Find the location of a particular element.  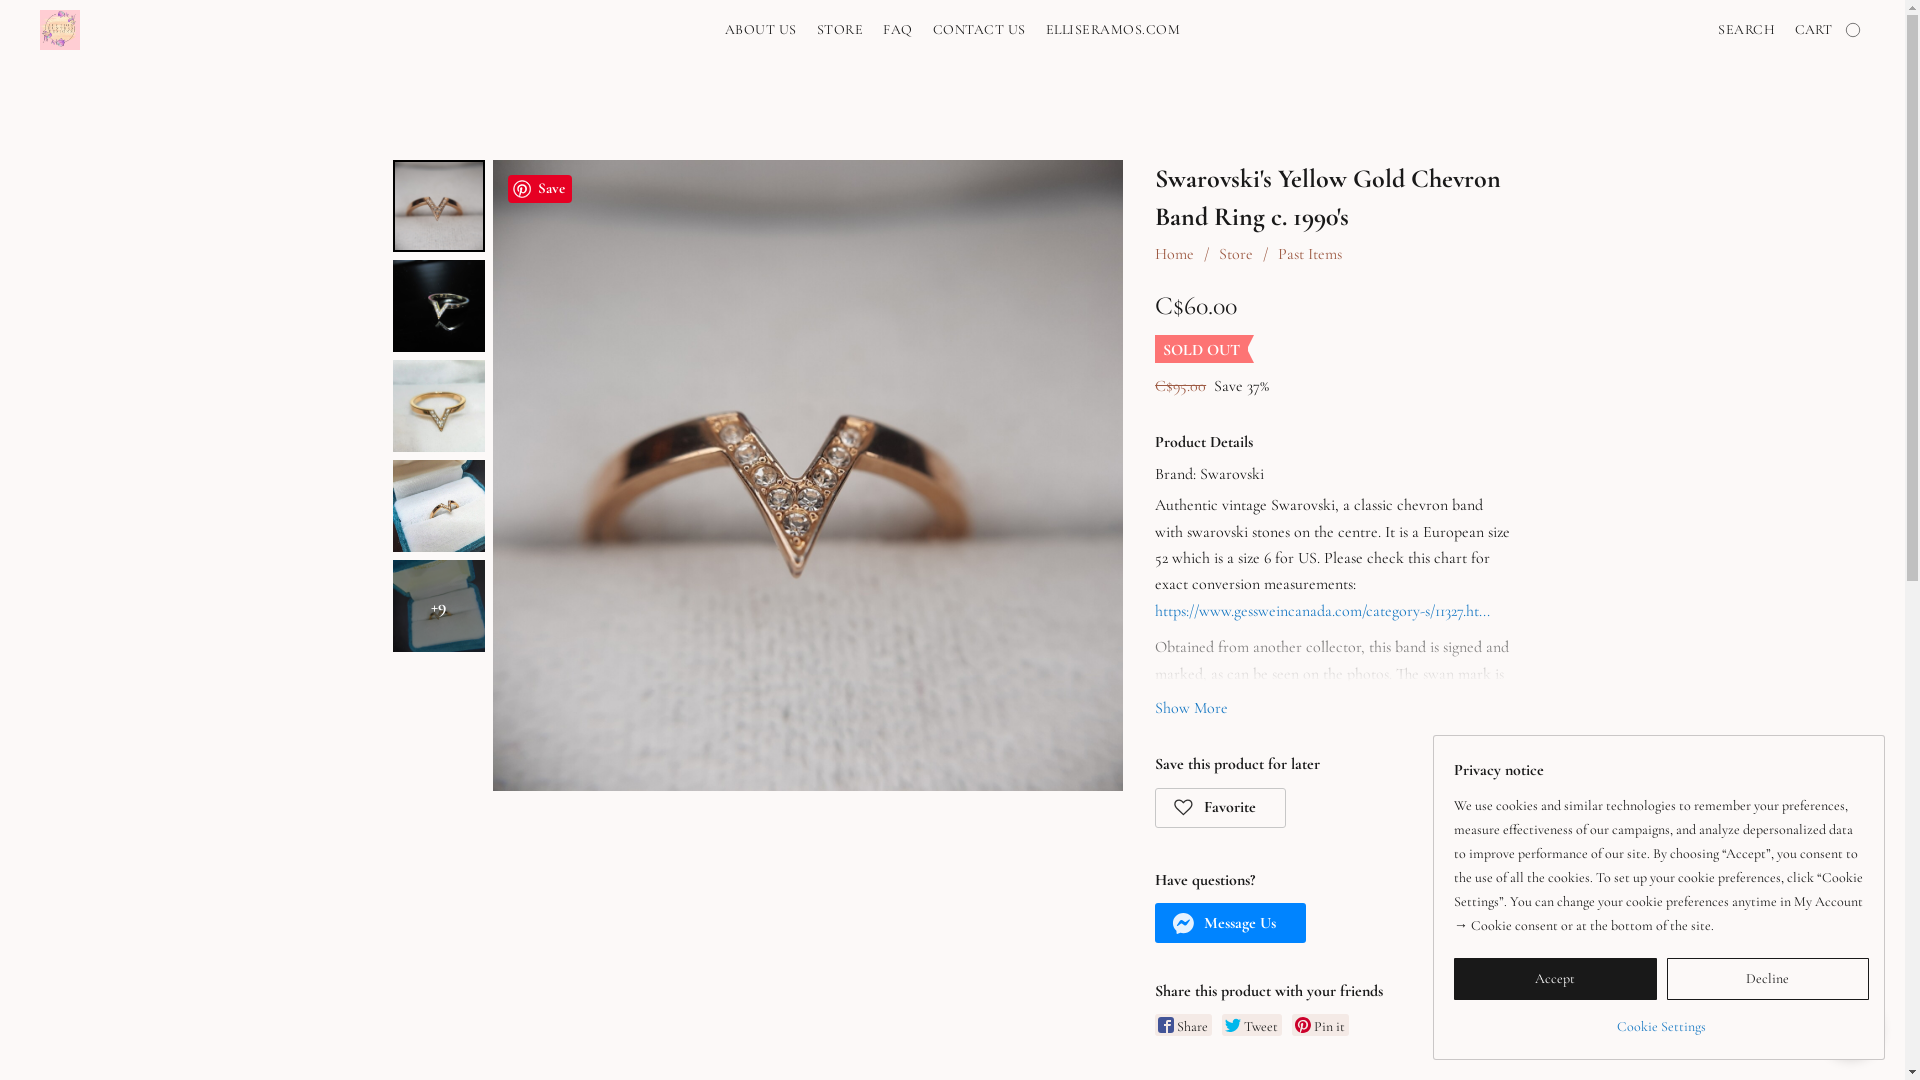

'Past Items' is located at coordinates (1310, 253).